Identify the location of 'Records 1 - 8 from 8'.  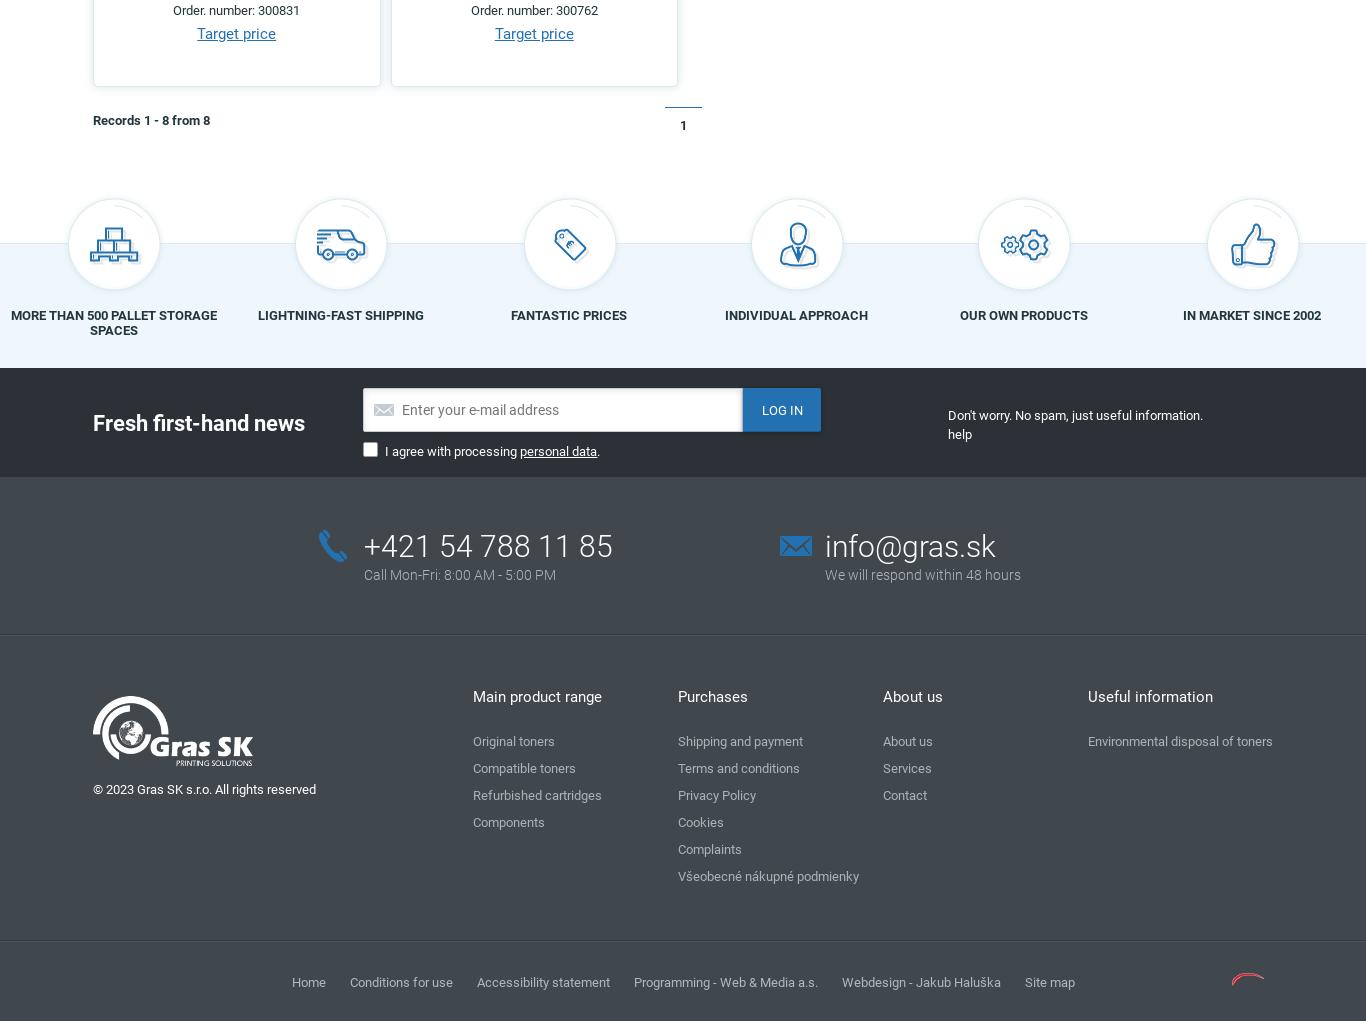
(150, 119).